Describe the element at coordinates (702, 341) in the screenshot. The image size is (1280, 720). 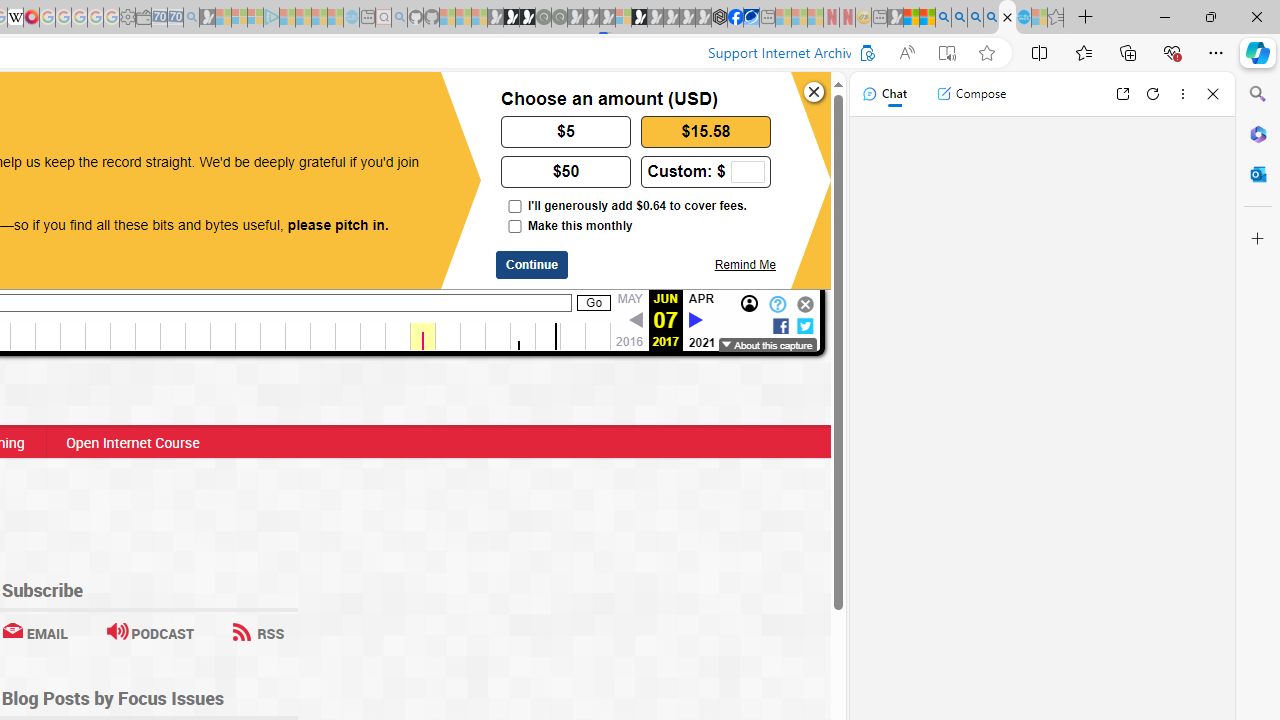
I see `'2021'` at that location.